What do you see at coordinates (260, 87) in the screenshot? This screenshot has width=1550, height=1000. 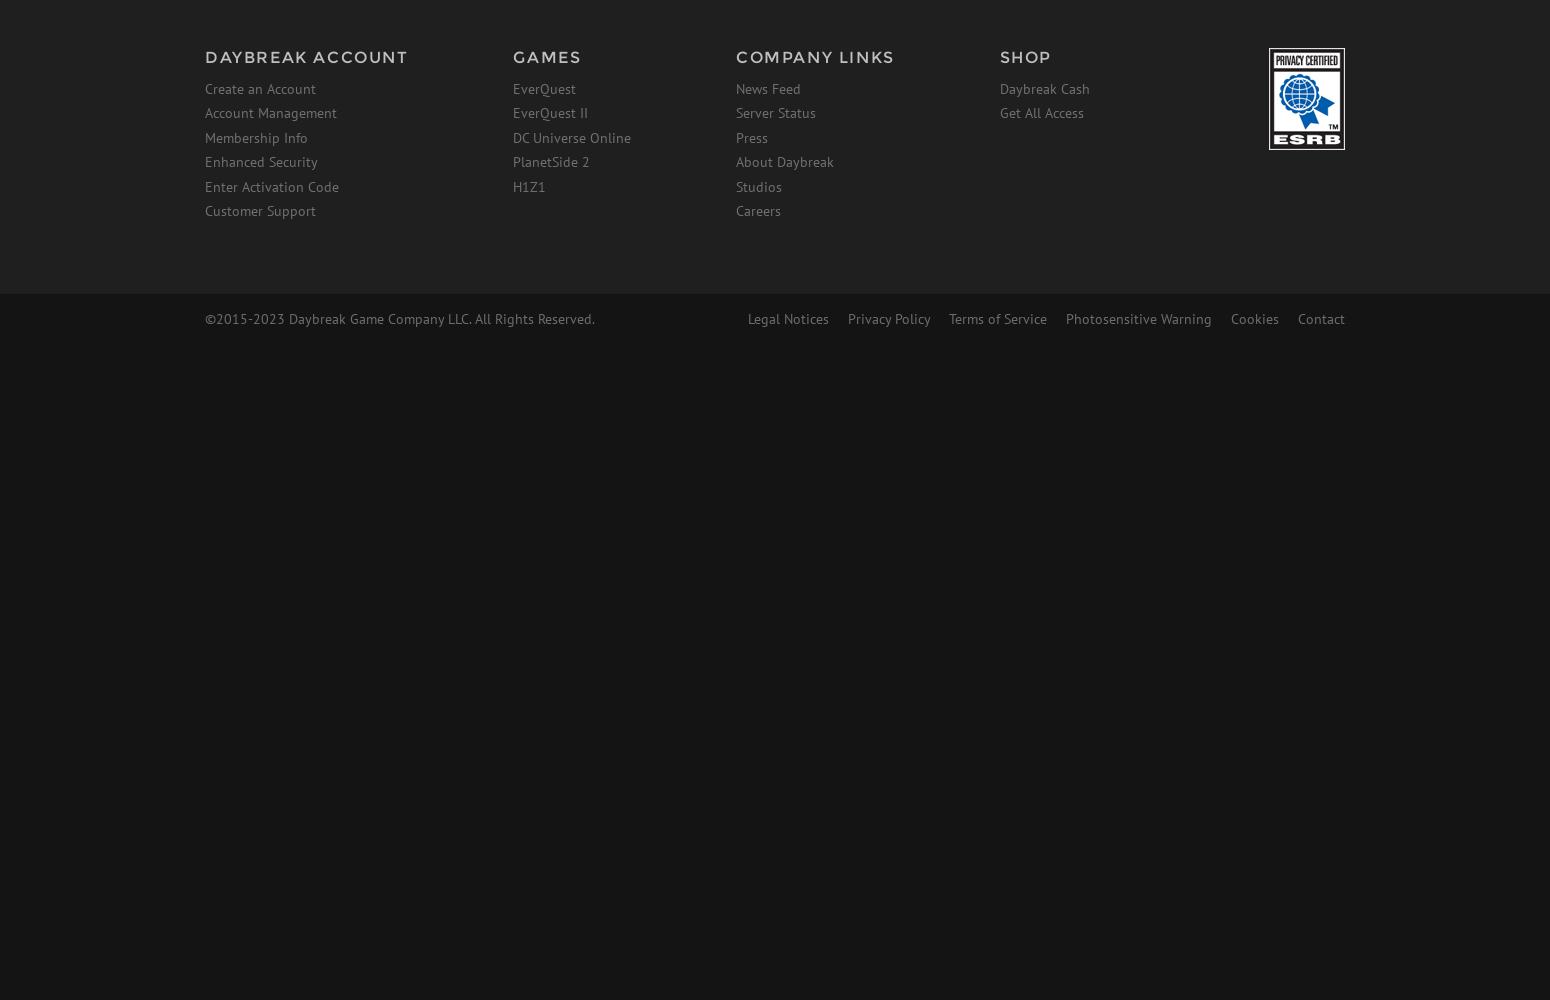 I see `'Create an Account'` at bounding box center [260, 87].